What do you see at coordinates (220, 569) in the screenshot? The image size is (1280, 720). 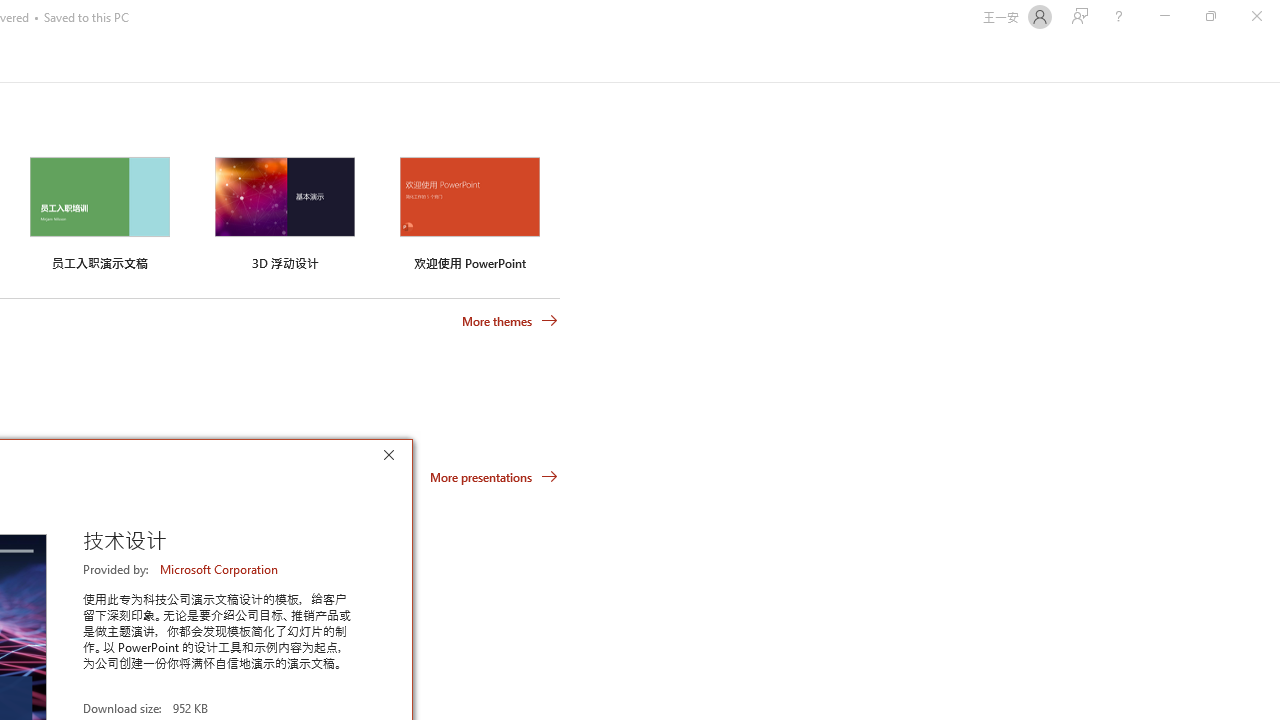 I see `'Microsoft Corporation'` at bounding box center [220, 569].